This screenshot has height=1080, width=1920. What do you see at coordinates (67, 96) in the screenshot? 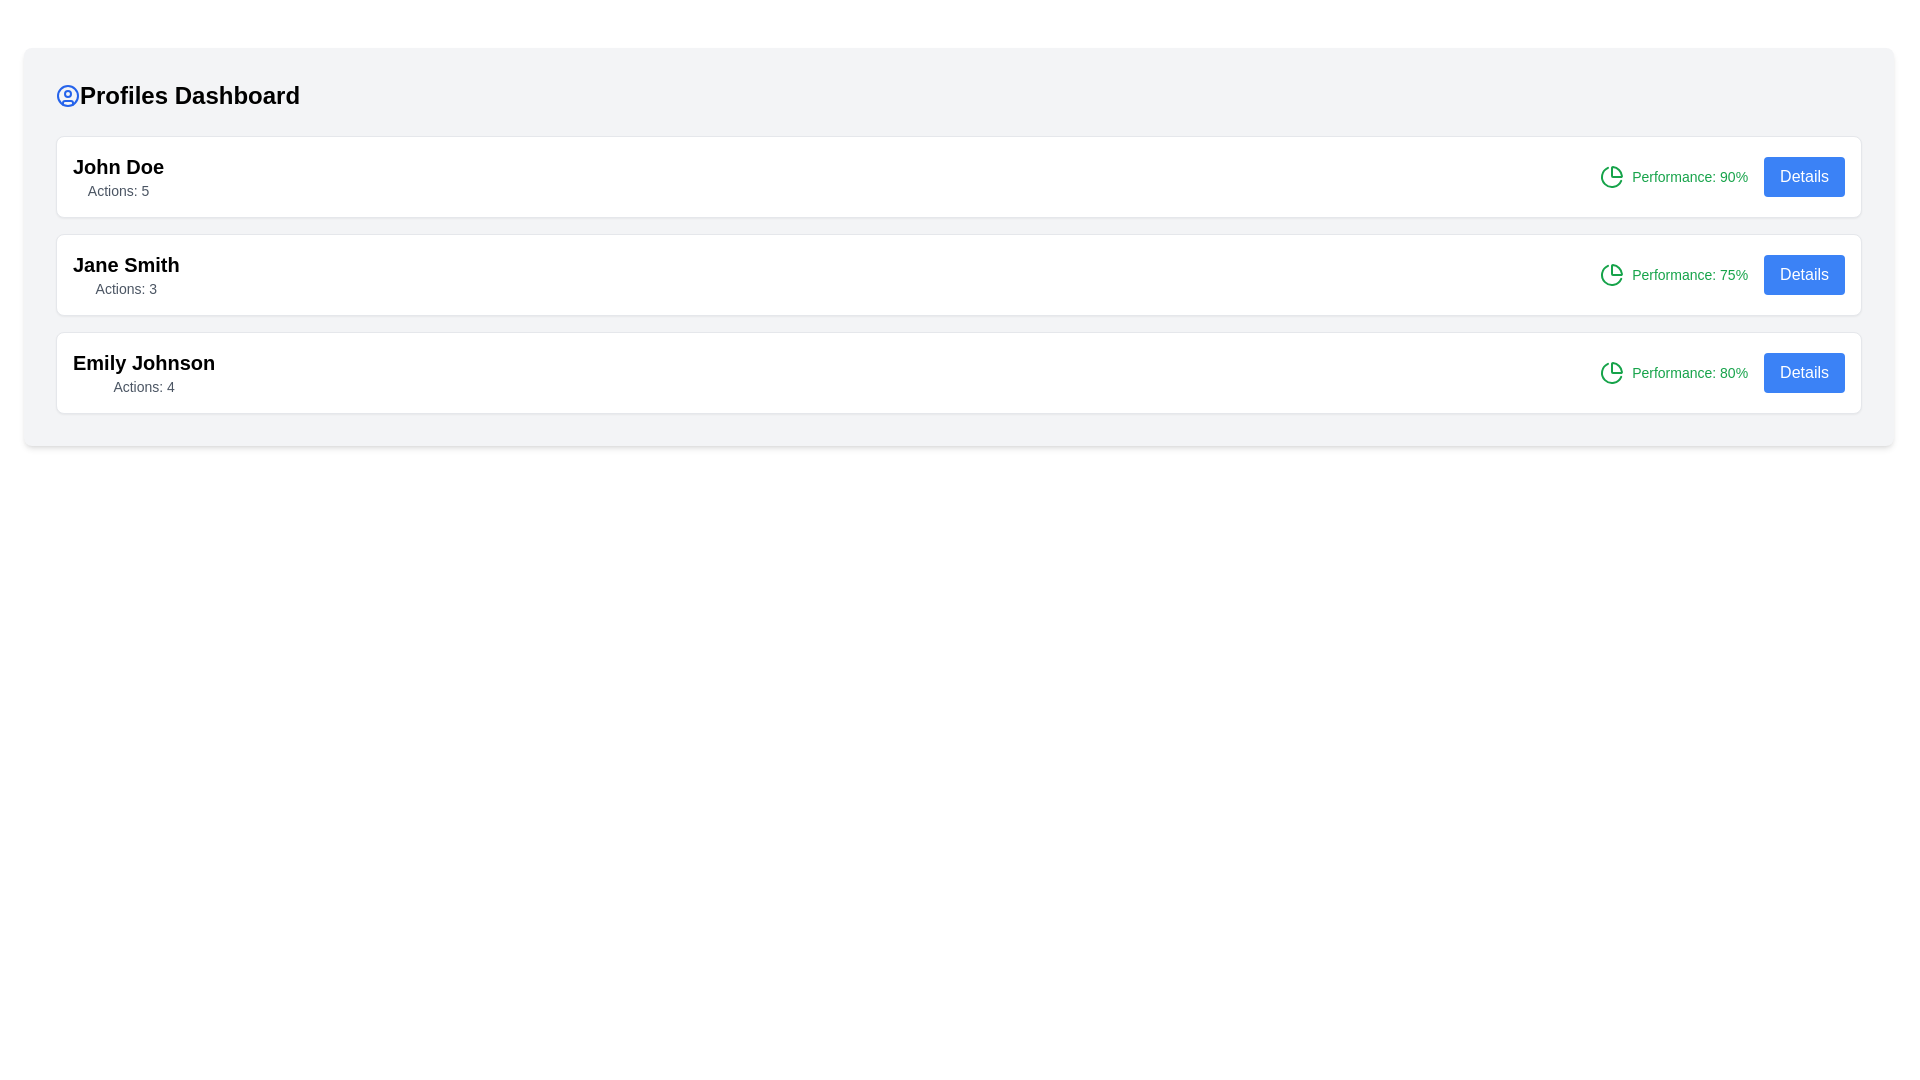
I see `the SVG circle that represents a user or profile, located inside the icon to the left of the 'Profiles Dashboard' title` at bounding box center [67, 96].